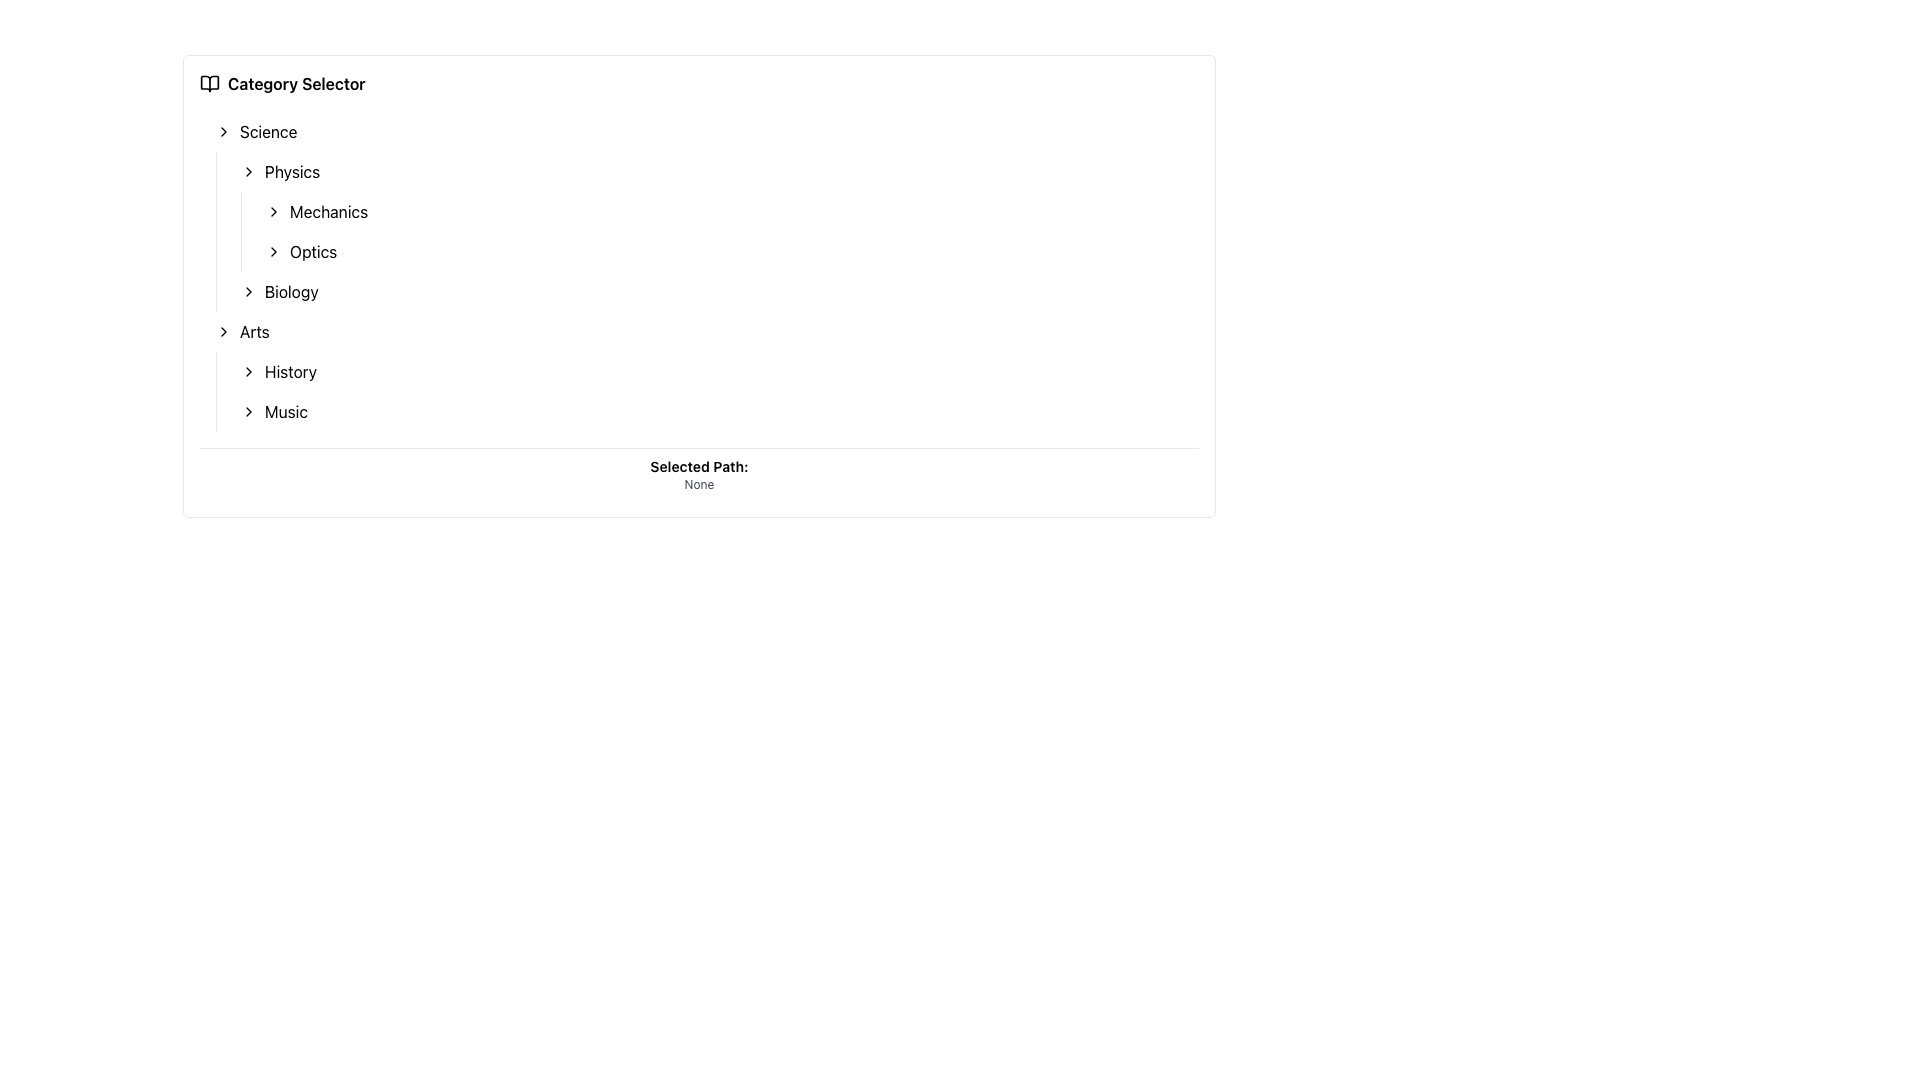 This screenshot has height=1080, width=1920. Describe the element at coordinates (248, 371) in the screenshot. I see `the rightward-pointing chevron-shaped arrow icon next to the 'History' label in the collapsible menu under the 'Arts' category` at that location.